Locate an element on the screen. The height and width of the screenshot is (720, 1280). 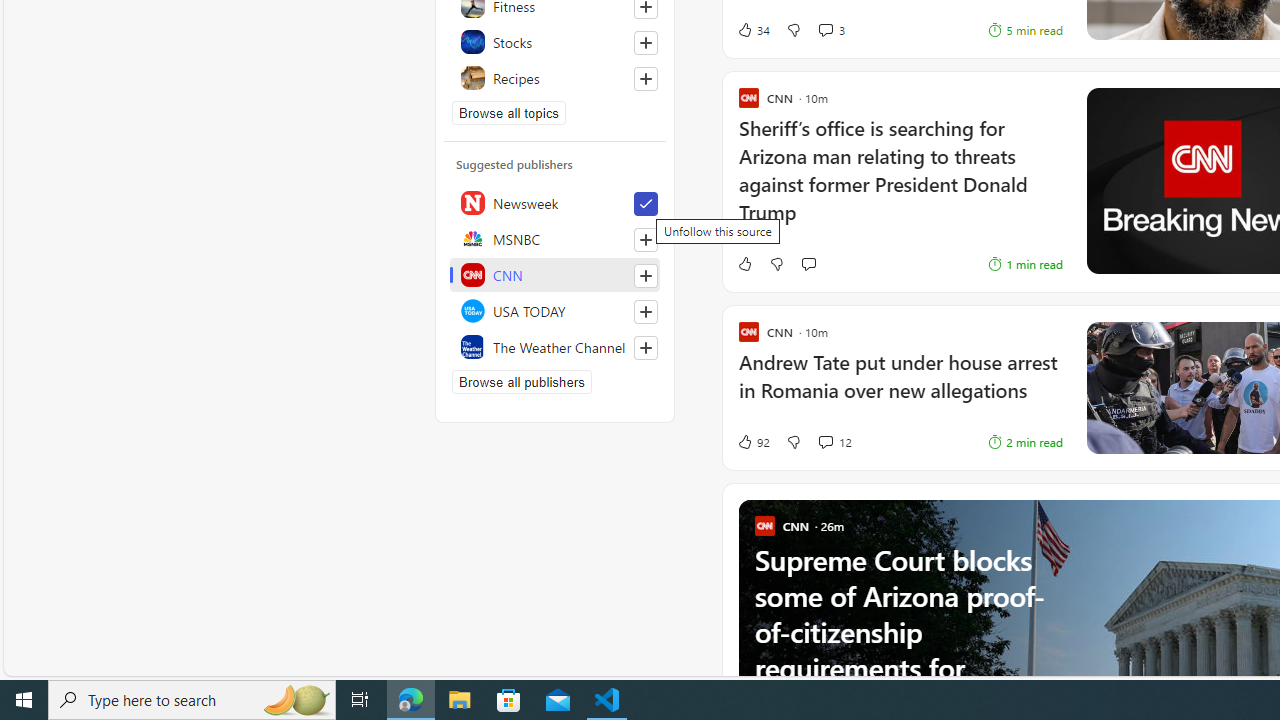
'Browse all publishers' is located at coordinates (521, 381).